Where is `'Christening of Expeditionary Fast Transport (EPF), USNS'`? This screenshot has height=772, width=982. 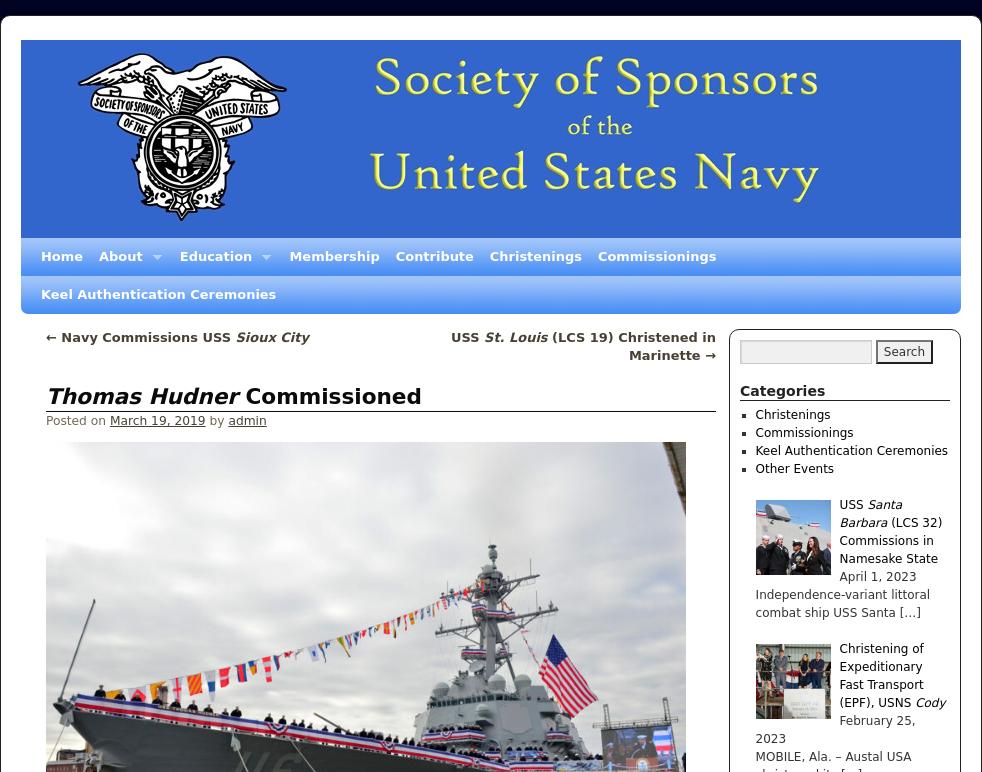
'Christening of Expeditionary Fast Transport (EPF), USNS' is located at coordinates (880, 675).